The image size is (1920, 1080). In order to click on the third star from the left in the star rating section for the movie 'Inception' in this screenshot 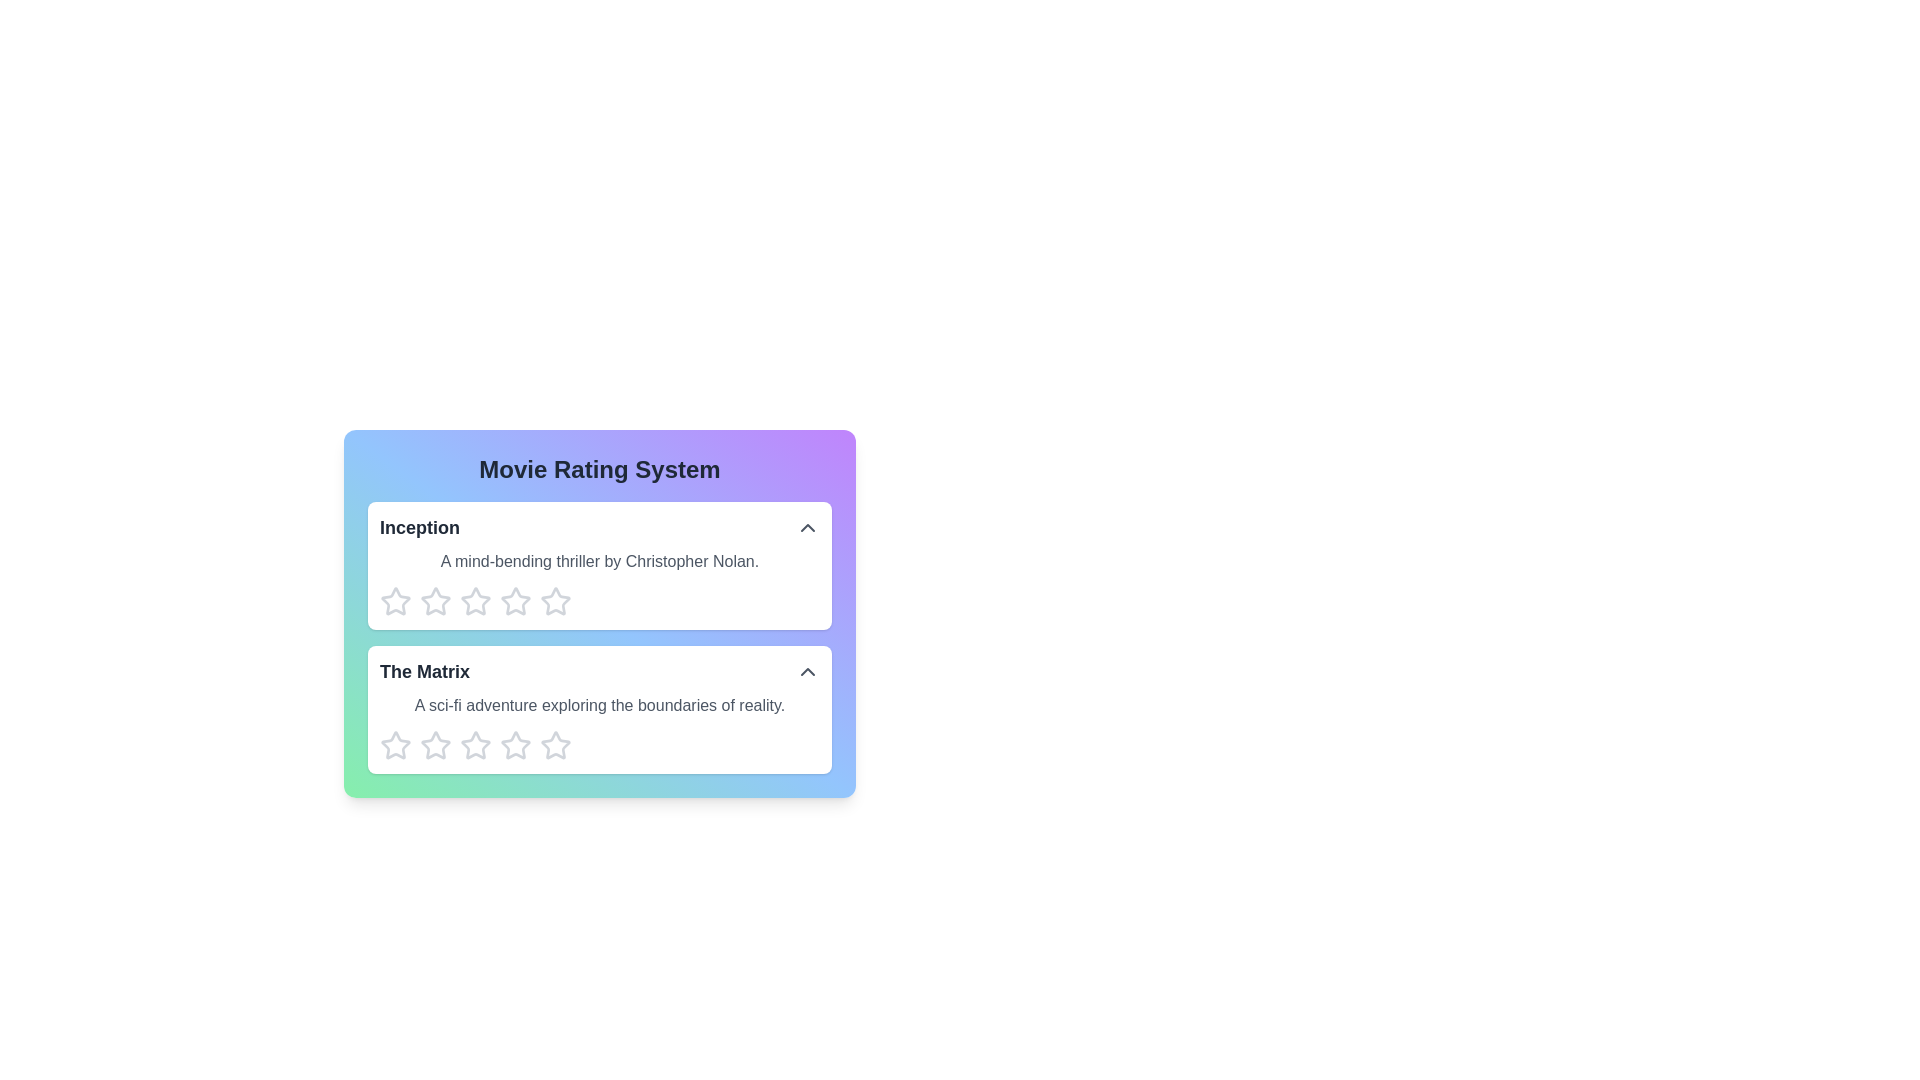, I will do `click(435, 600)`.